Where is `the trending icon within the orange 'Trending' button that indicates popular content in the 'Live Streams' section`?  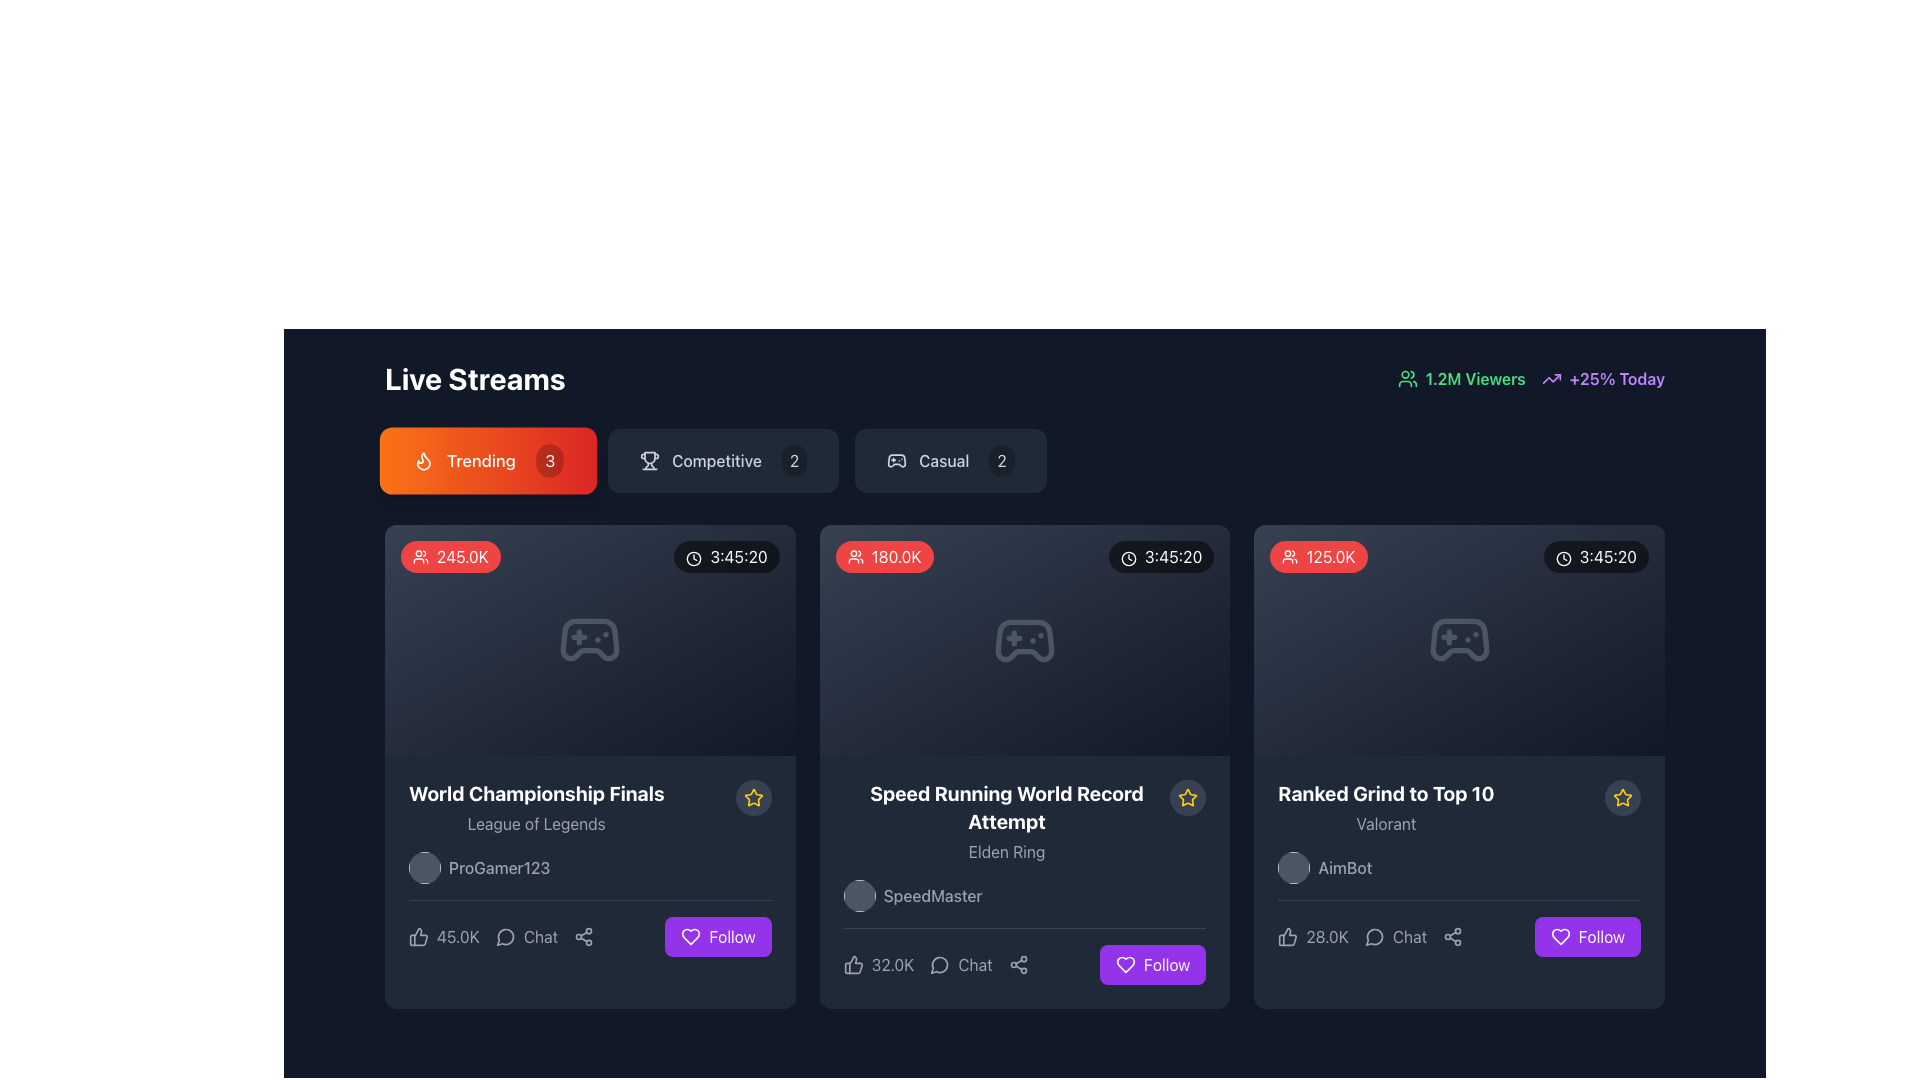 the trending icon within the orange 'Trending' button that indicates popular content in the 'Live Streams' section is located at coordinates (422, 461).